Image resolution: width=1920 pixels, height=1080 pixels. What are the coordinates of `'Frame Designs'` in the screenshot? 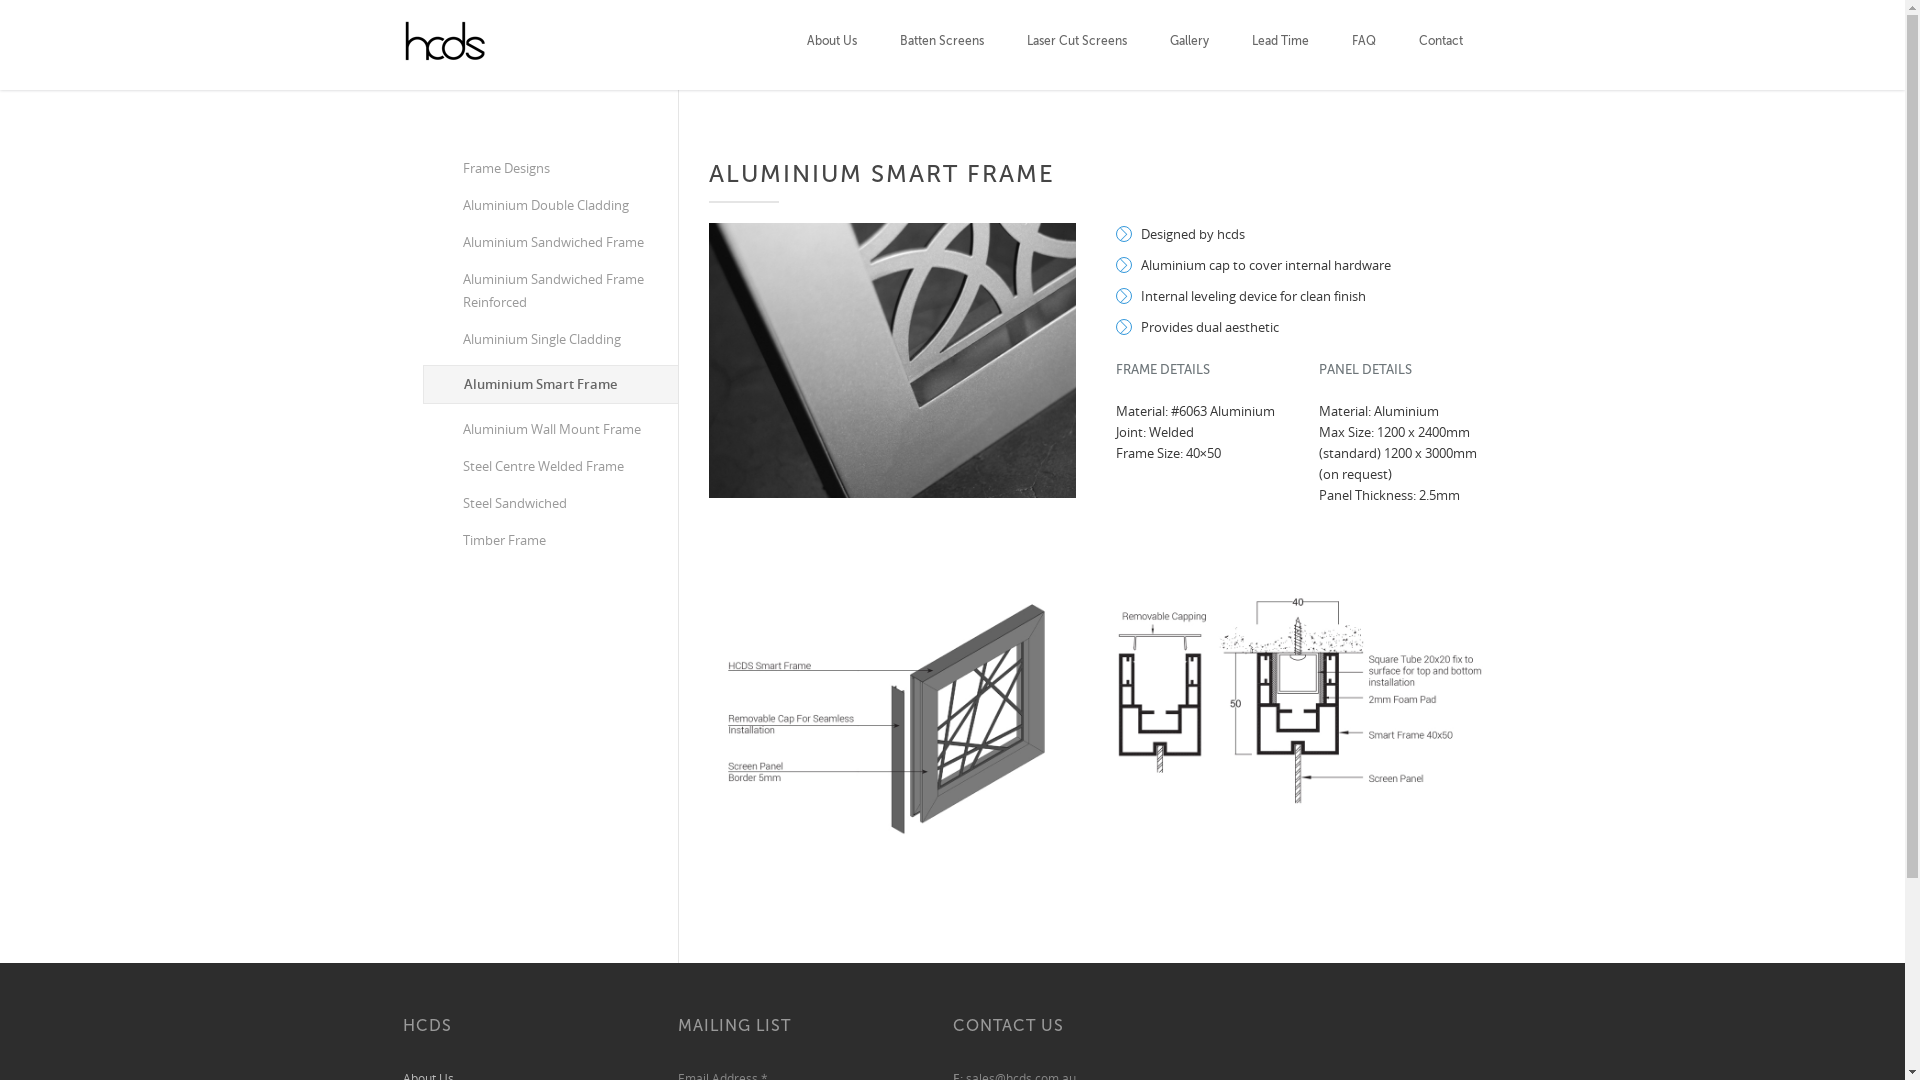 It's located at (549, 167).